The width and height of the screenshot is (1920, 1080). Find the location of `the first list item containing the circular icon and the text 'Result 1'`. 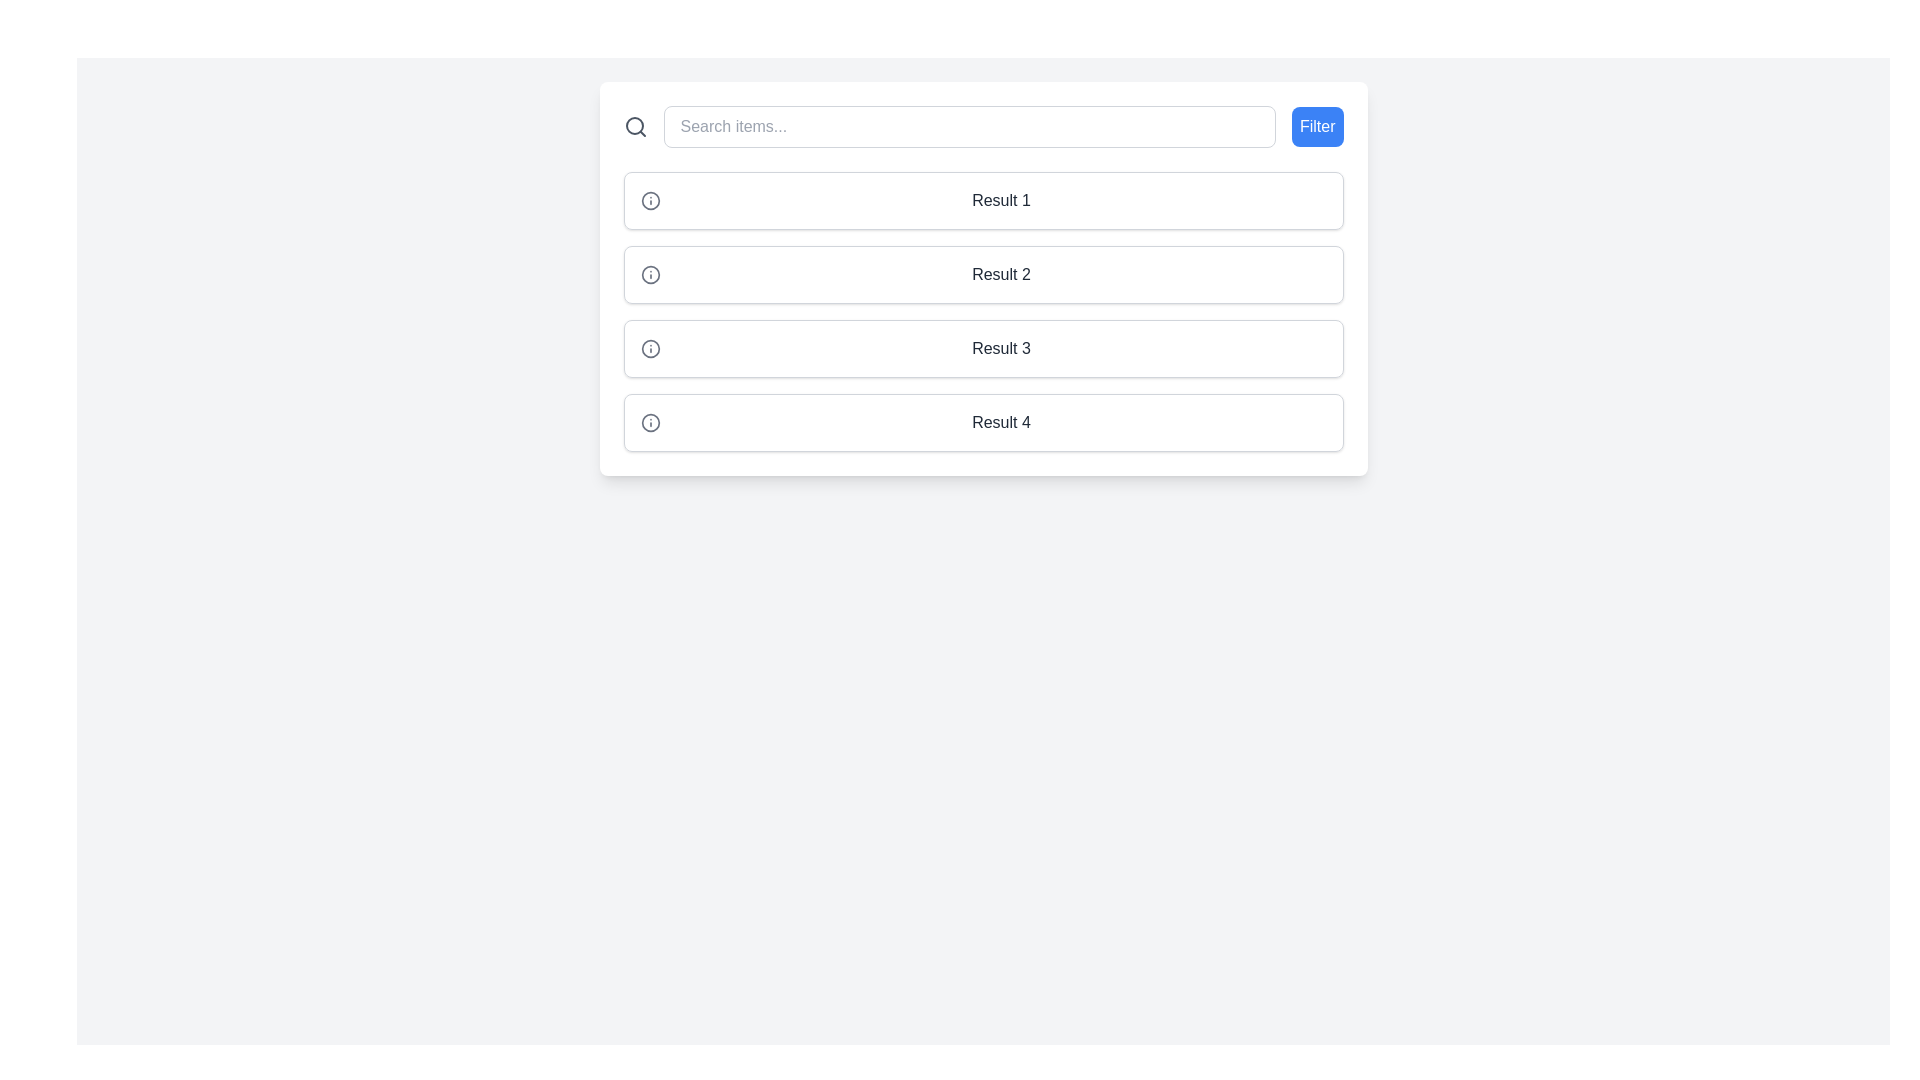

the first list item containing the circular icon and the text 'Result 1' is located at coordinates (983, 200).